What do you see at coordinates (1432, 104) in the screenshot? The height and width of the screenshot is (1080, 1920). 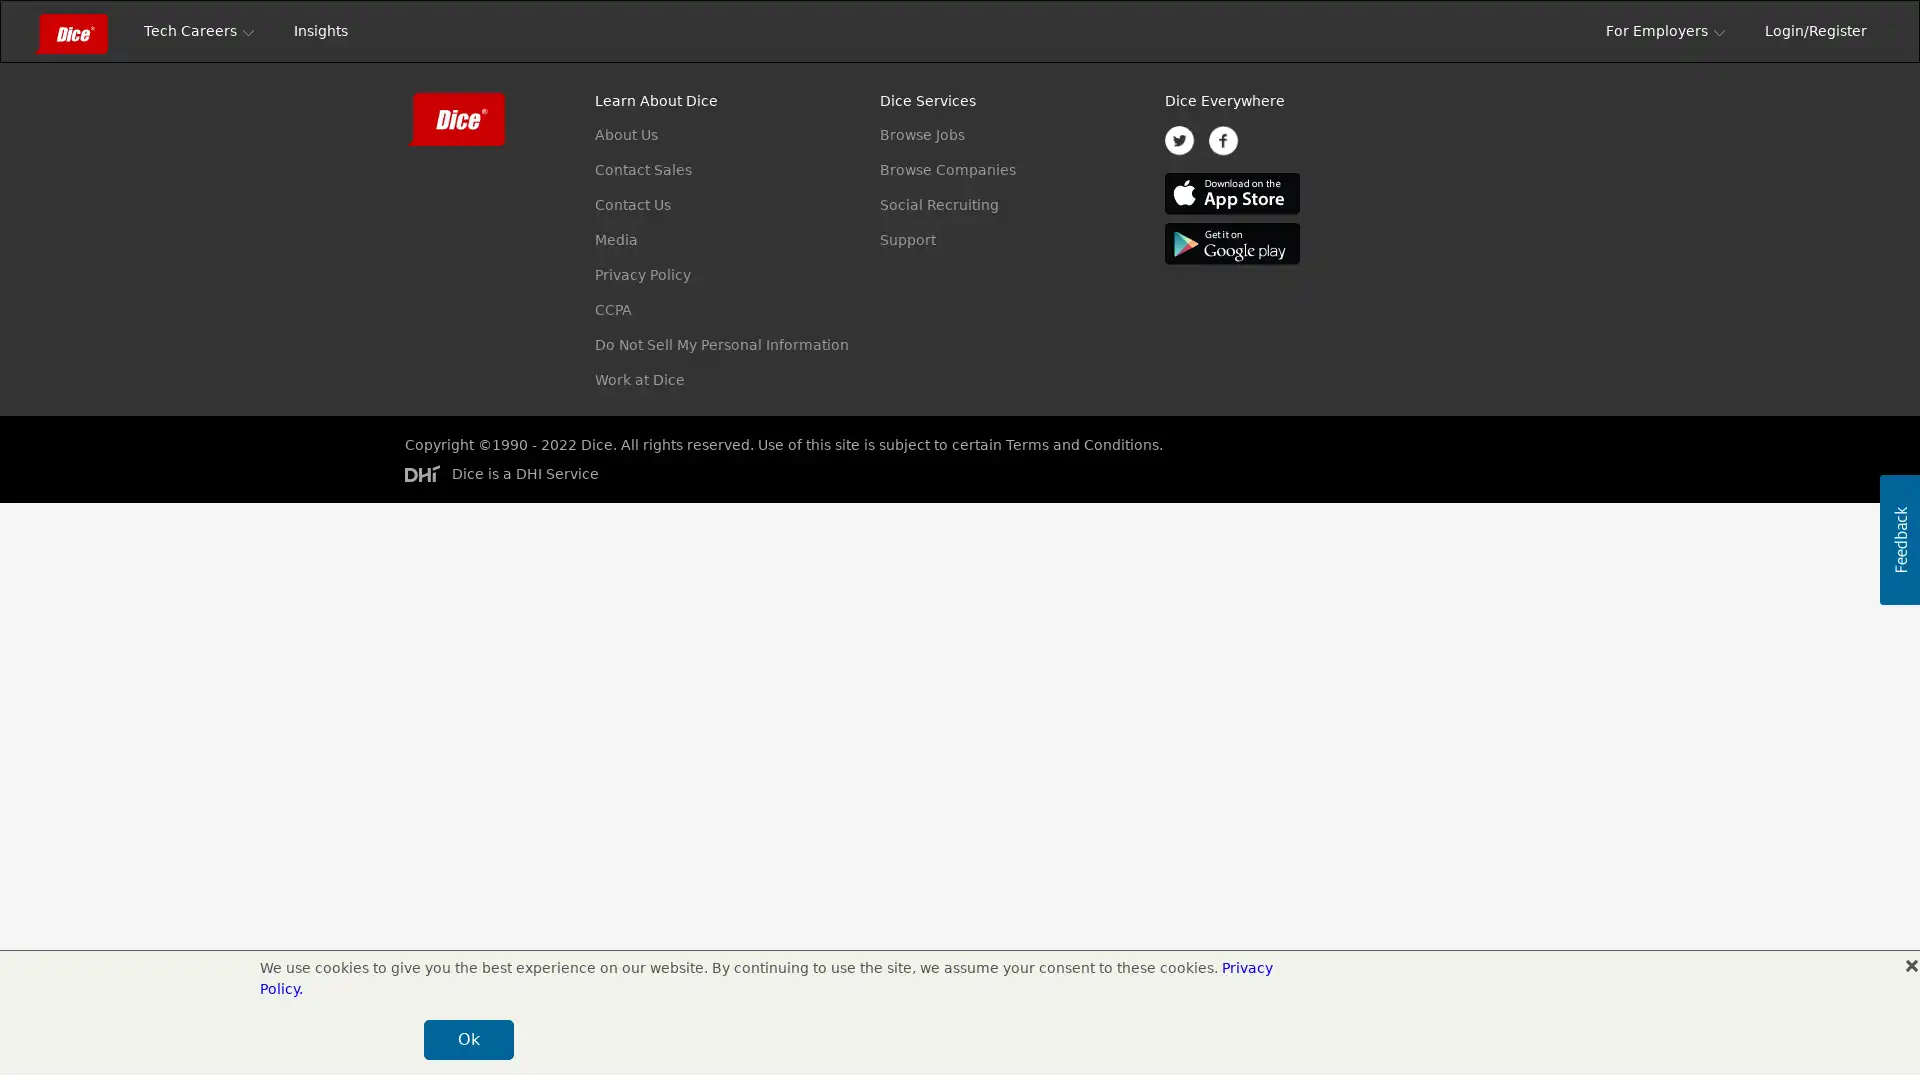 I see `Search Jobs` at bounding box center [1432, 104].